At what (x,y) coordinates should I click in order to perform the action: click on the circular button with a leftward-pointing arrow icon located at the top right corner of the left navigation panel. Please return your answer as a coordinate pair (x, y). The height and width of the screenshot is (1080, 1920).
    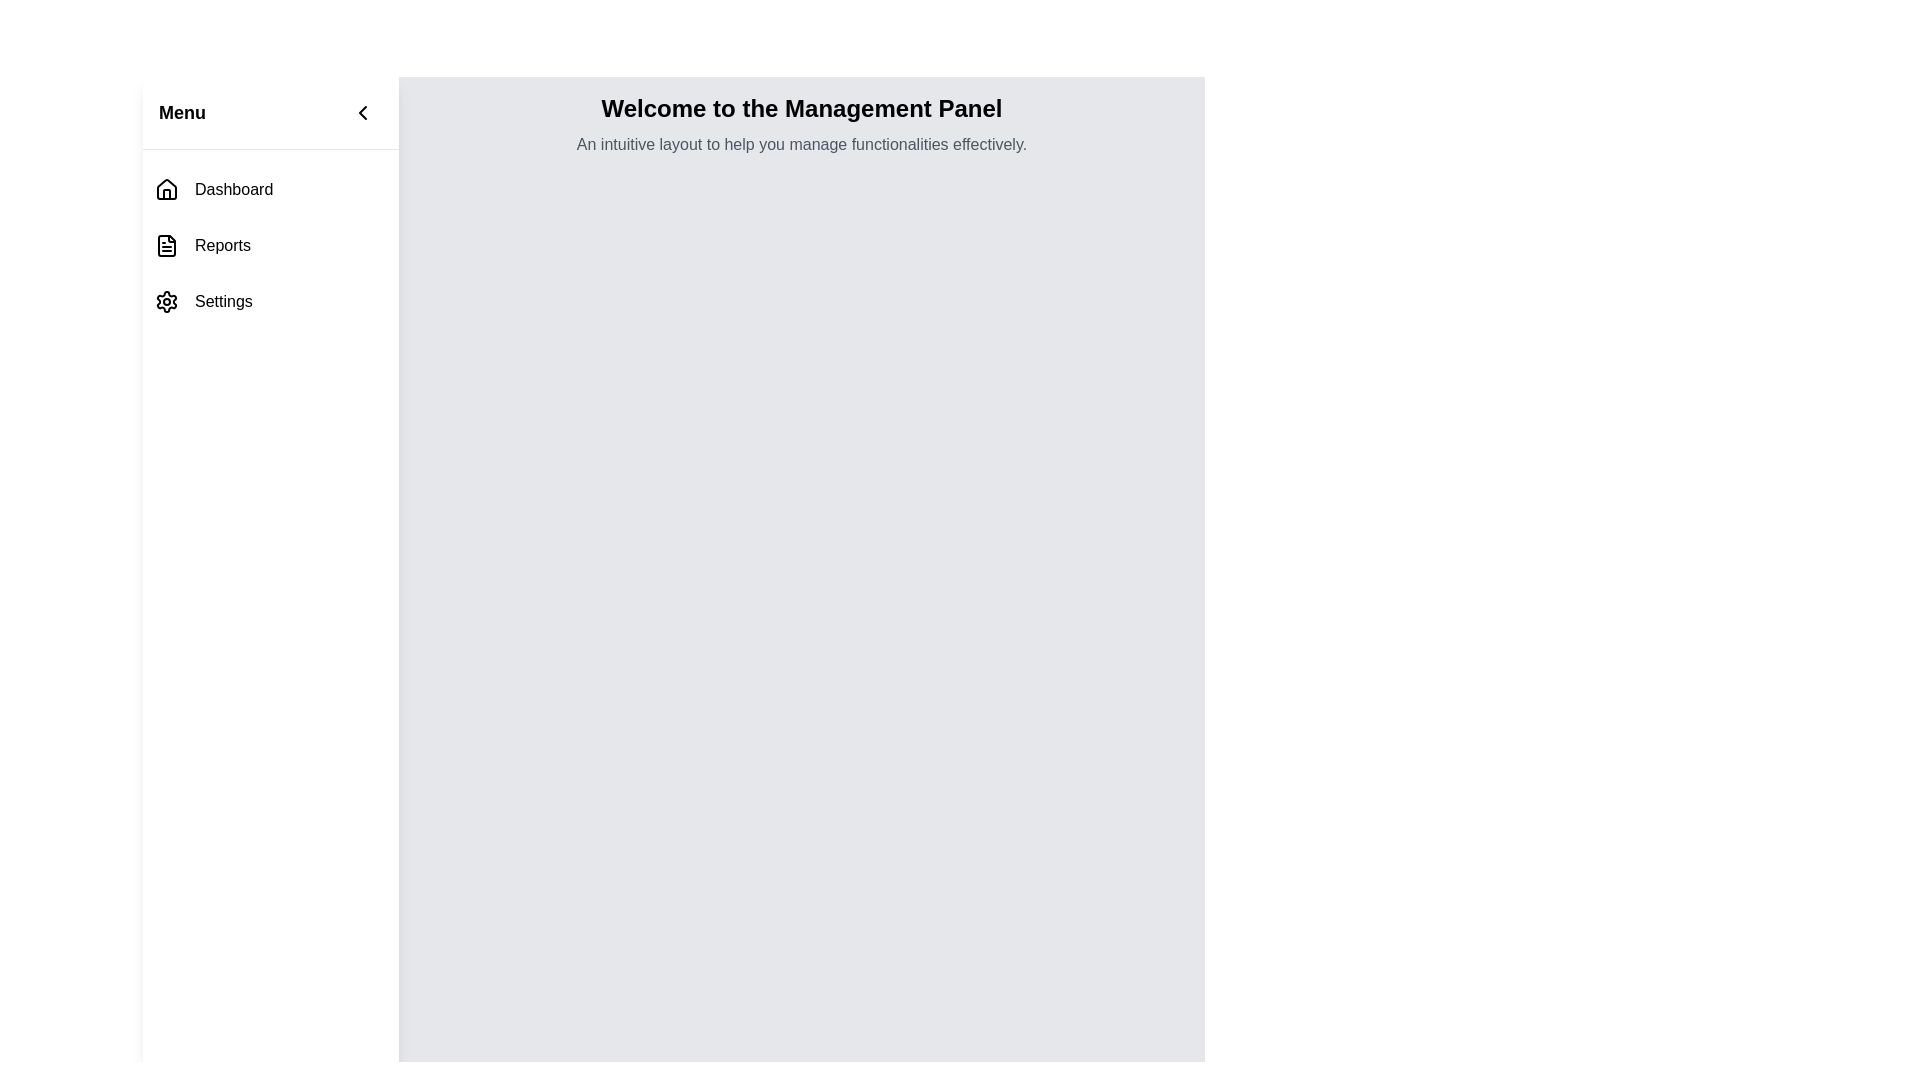
    Looking at the image, I should click on (363, 112).